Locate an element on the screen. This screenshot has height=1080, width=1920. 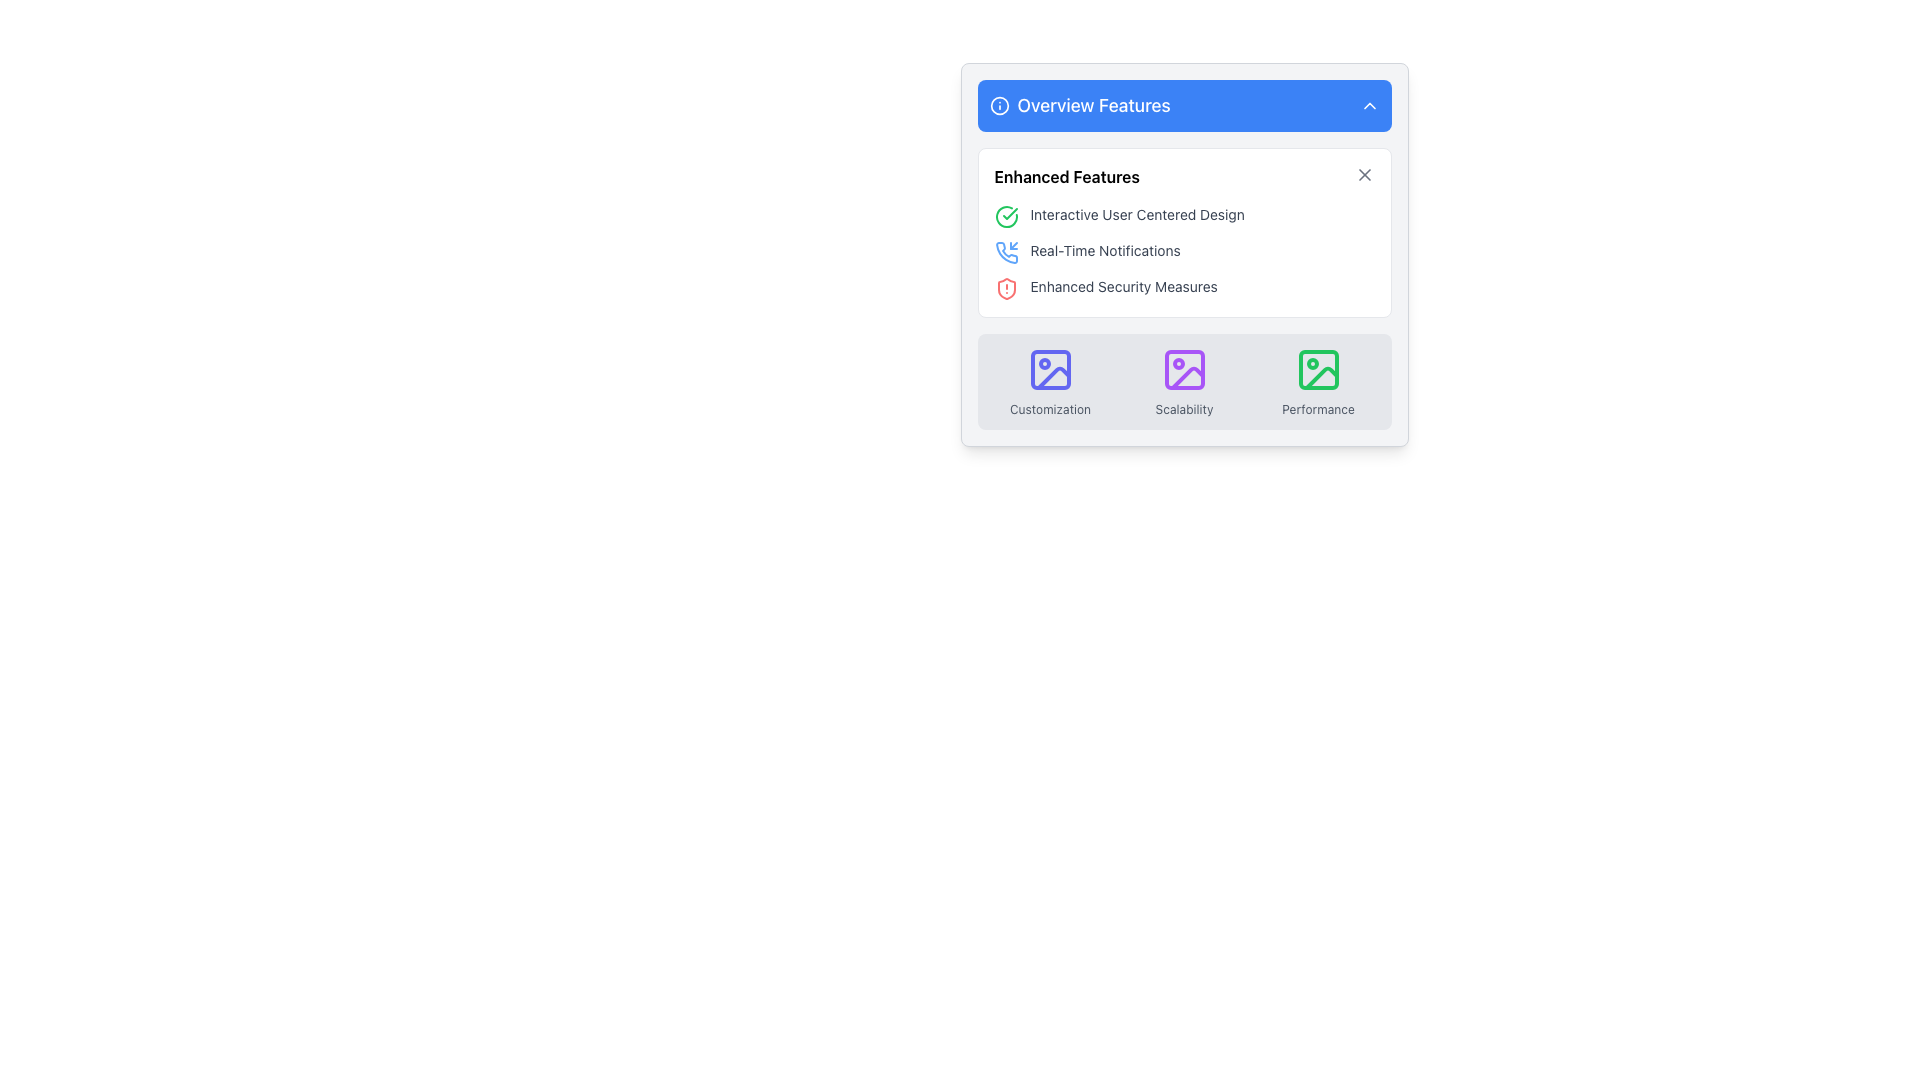
the Interactive card or tile featuring an indigo icon and the text label 'Customization', located in the 'Overview Features' section is located at coordinates (1049, 381).